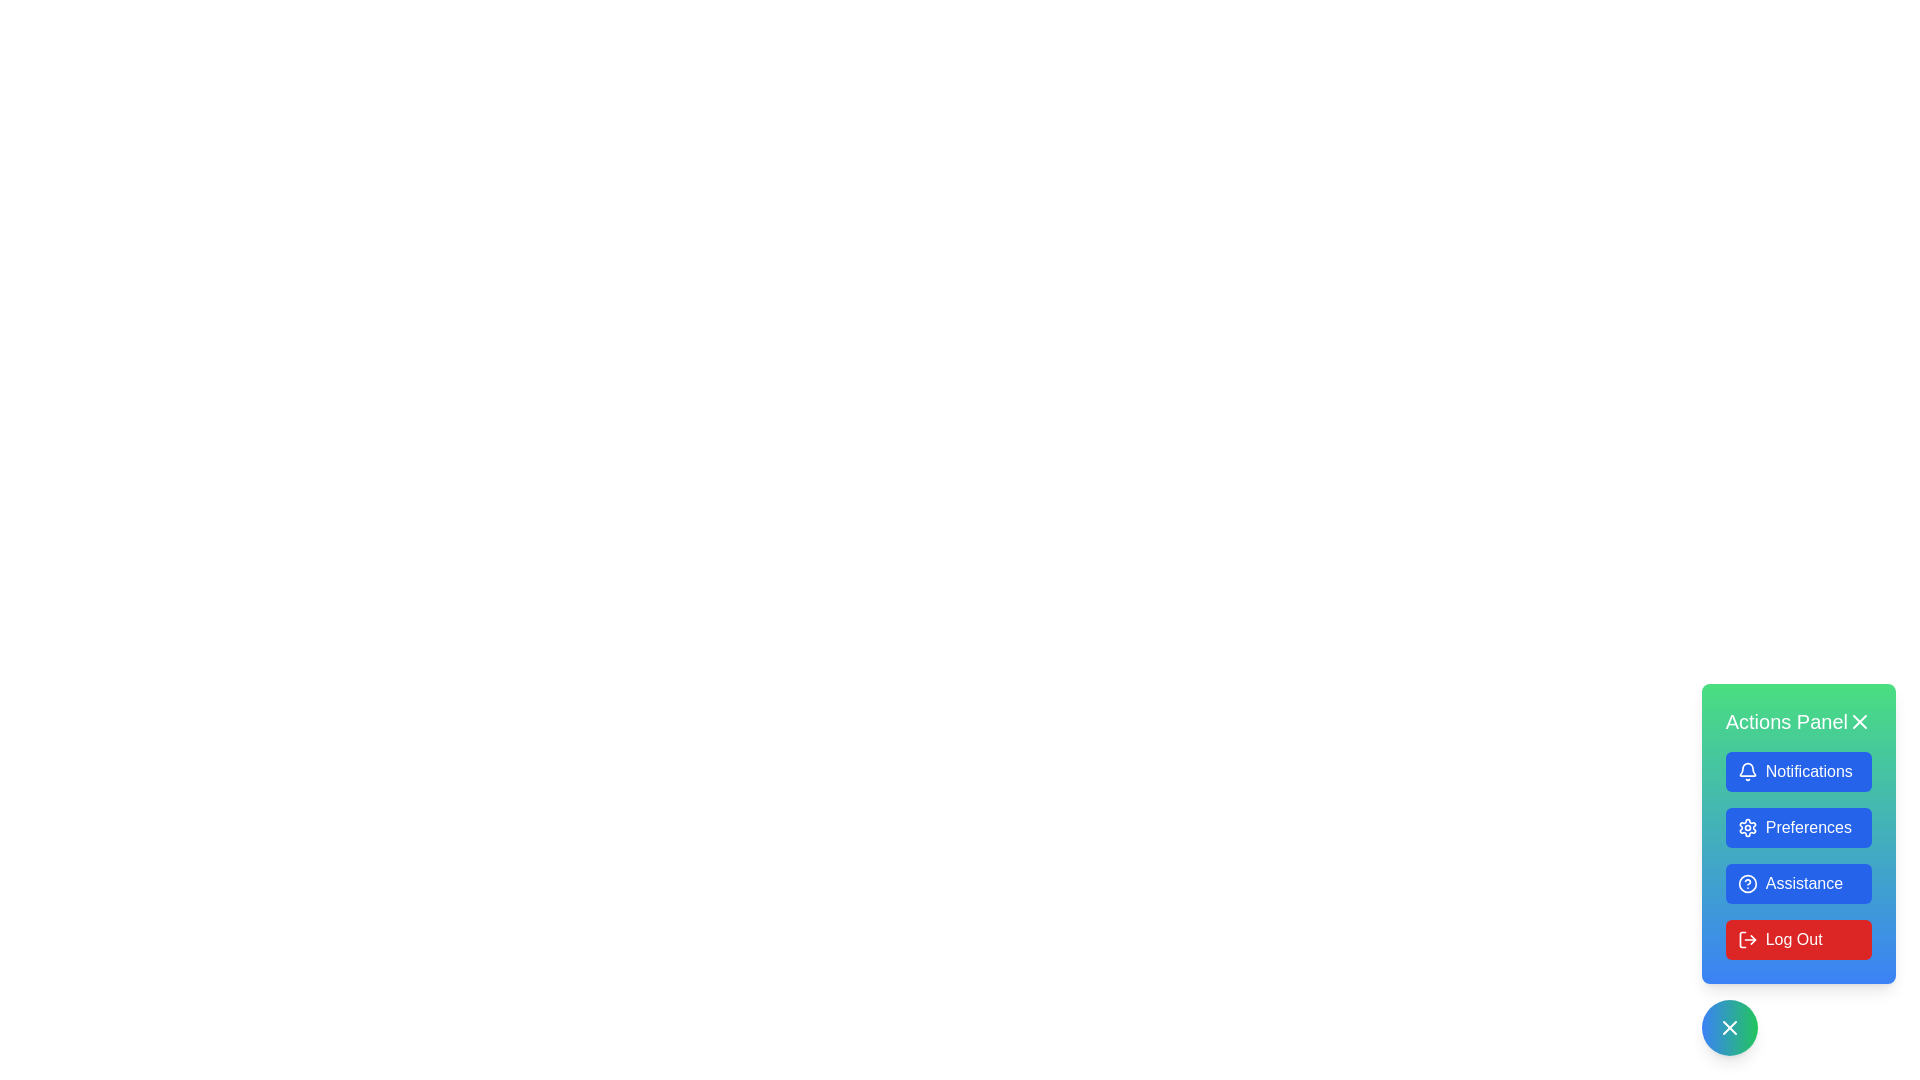  Describe the element at coordinates (1746, 940) in the screenshot. I see `the log-out icon located to the left of the 'Log Out' text in the action panel, which serves as a visual indicator for the log-out action` at that location.